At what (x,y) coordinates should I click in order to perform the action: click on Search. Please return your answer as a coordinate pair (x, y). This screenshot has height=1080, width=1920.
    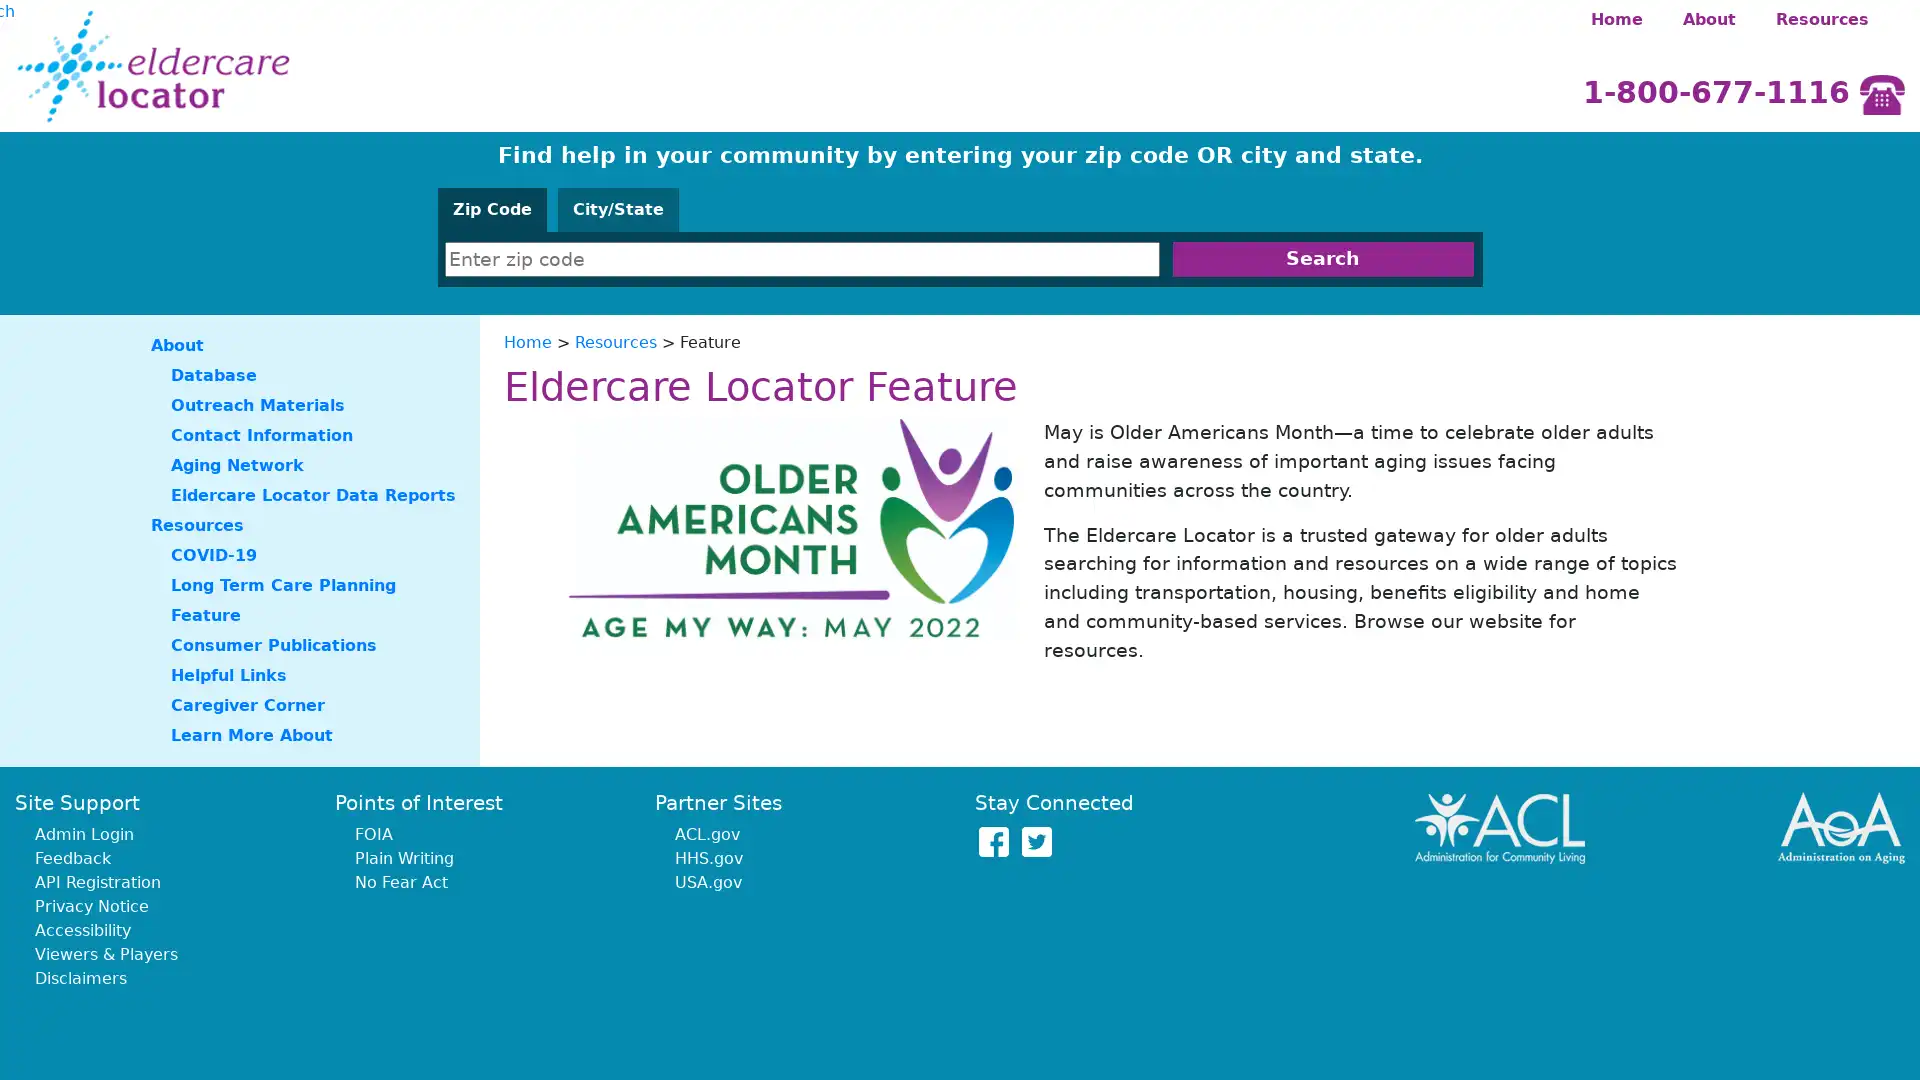
    Looking at the image, I should click on (1322, 258).